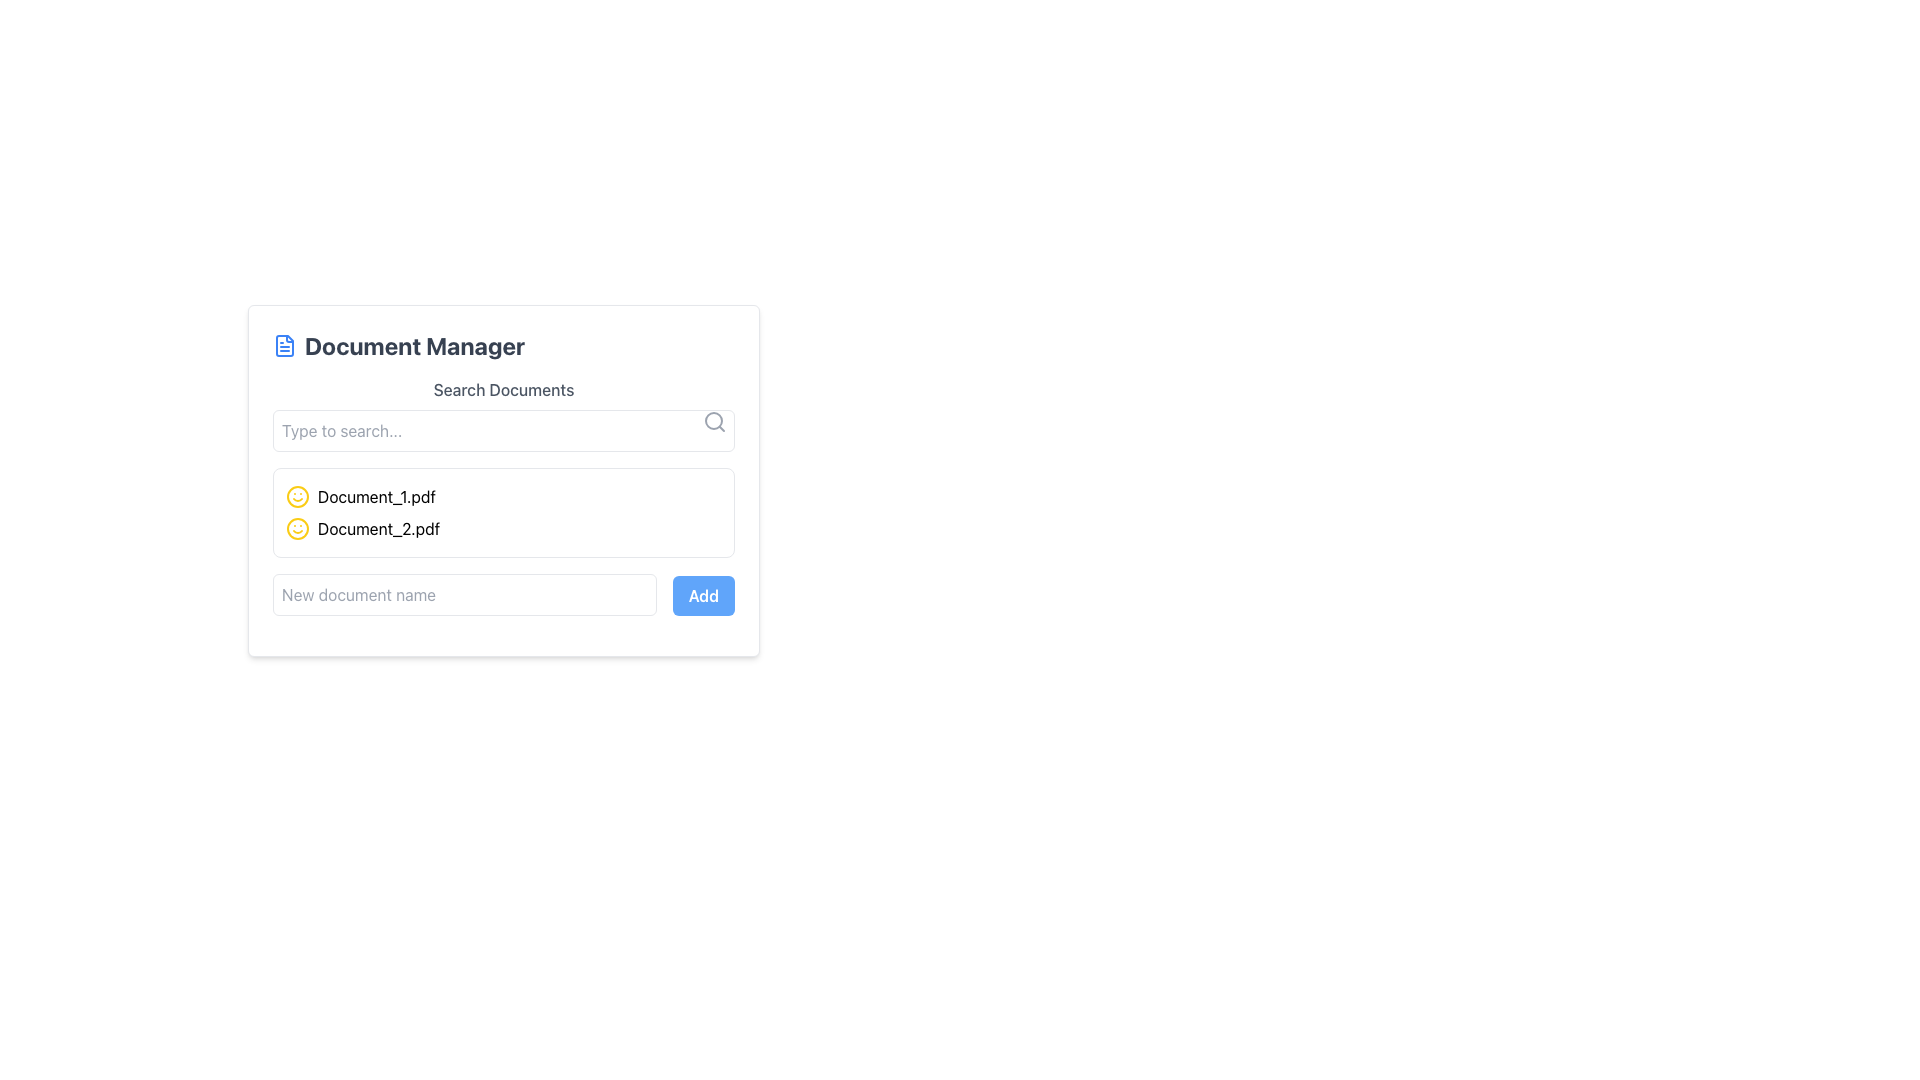 The height and width of the screenshot is (1080, 1920). Describe the element at coordinates (714, 419) in the screenshot. I see `the SVG Circle that represents the central circle of the magnifying glass icon located at the top-right corner of the search bar area` at that location.